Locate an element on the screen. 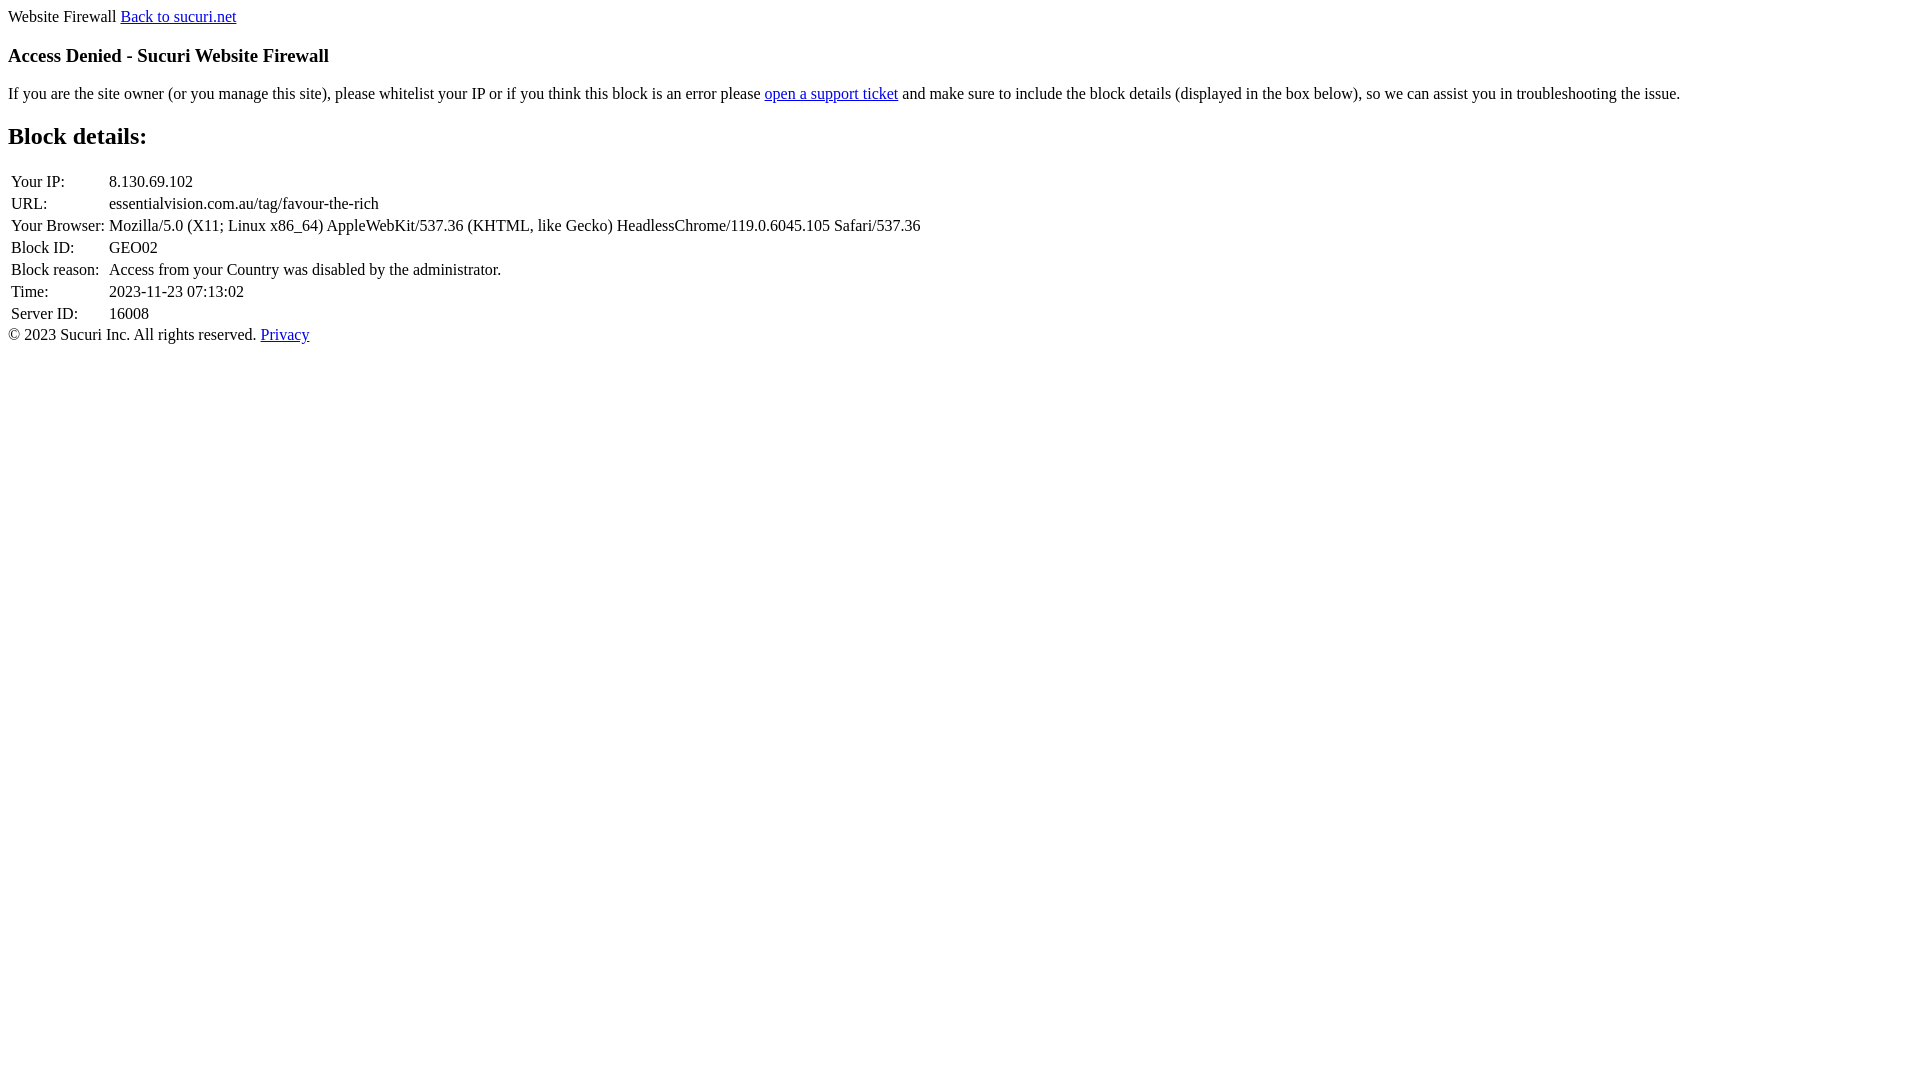 The image size is (1920, 1080). 'Privacy' is located at coordinates (284, 333).